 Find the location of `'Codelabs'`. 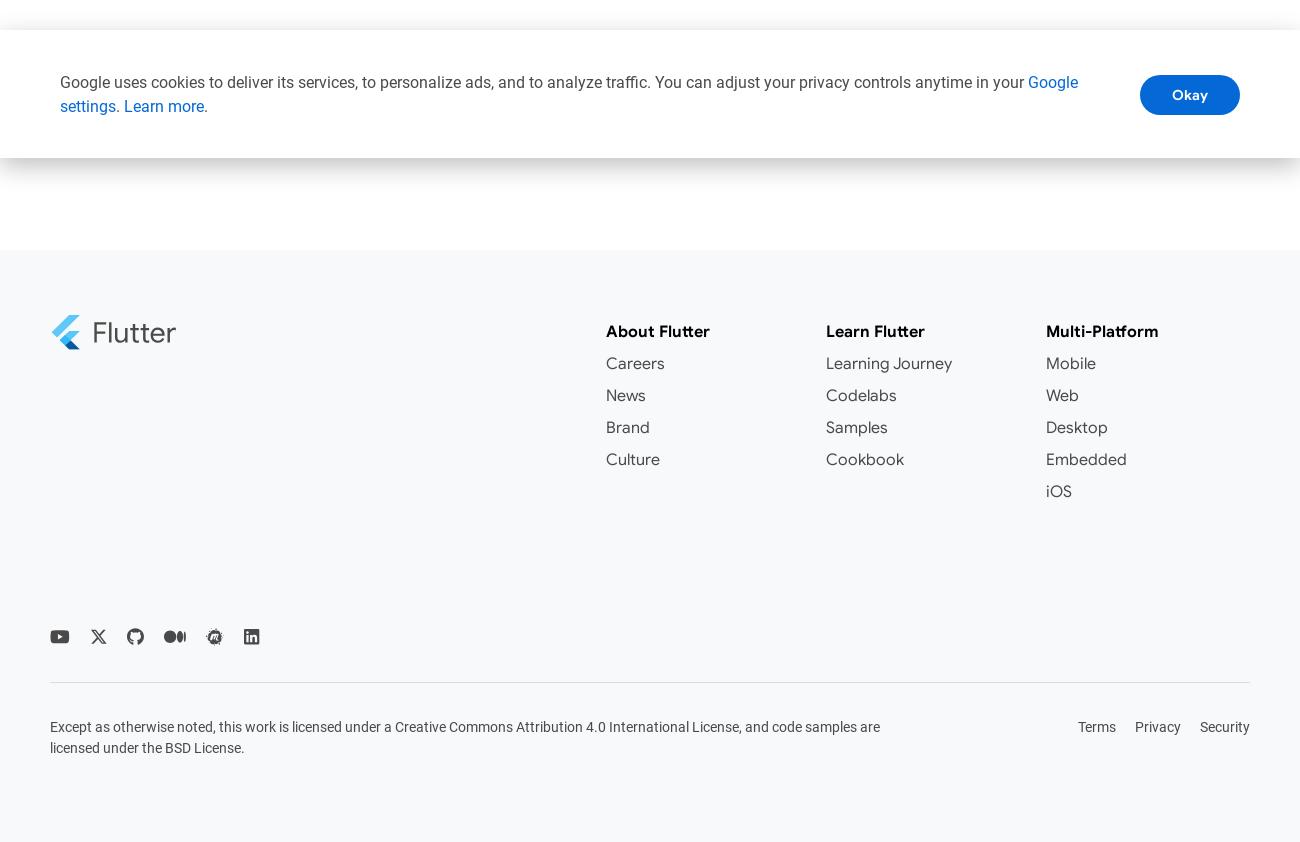

'Codelabs' is located at coordinates (861, 394).